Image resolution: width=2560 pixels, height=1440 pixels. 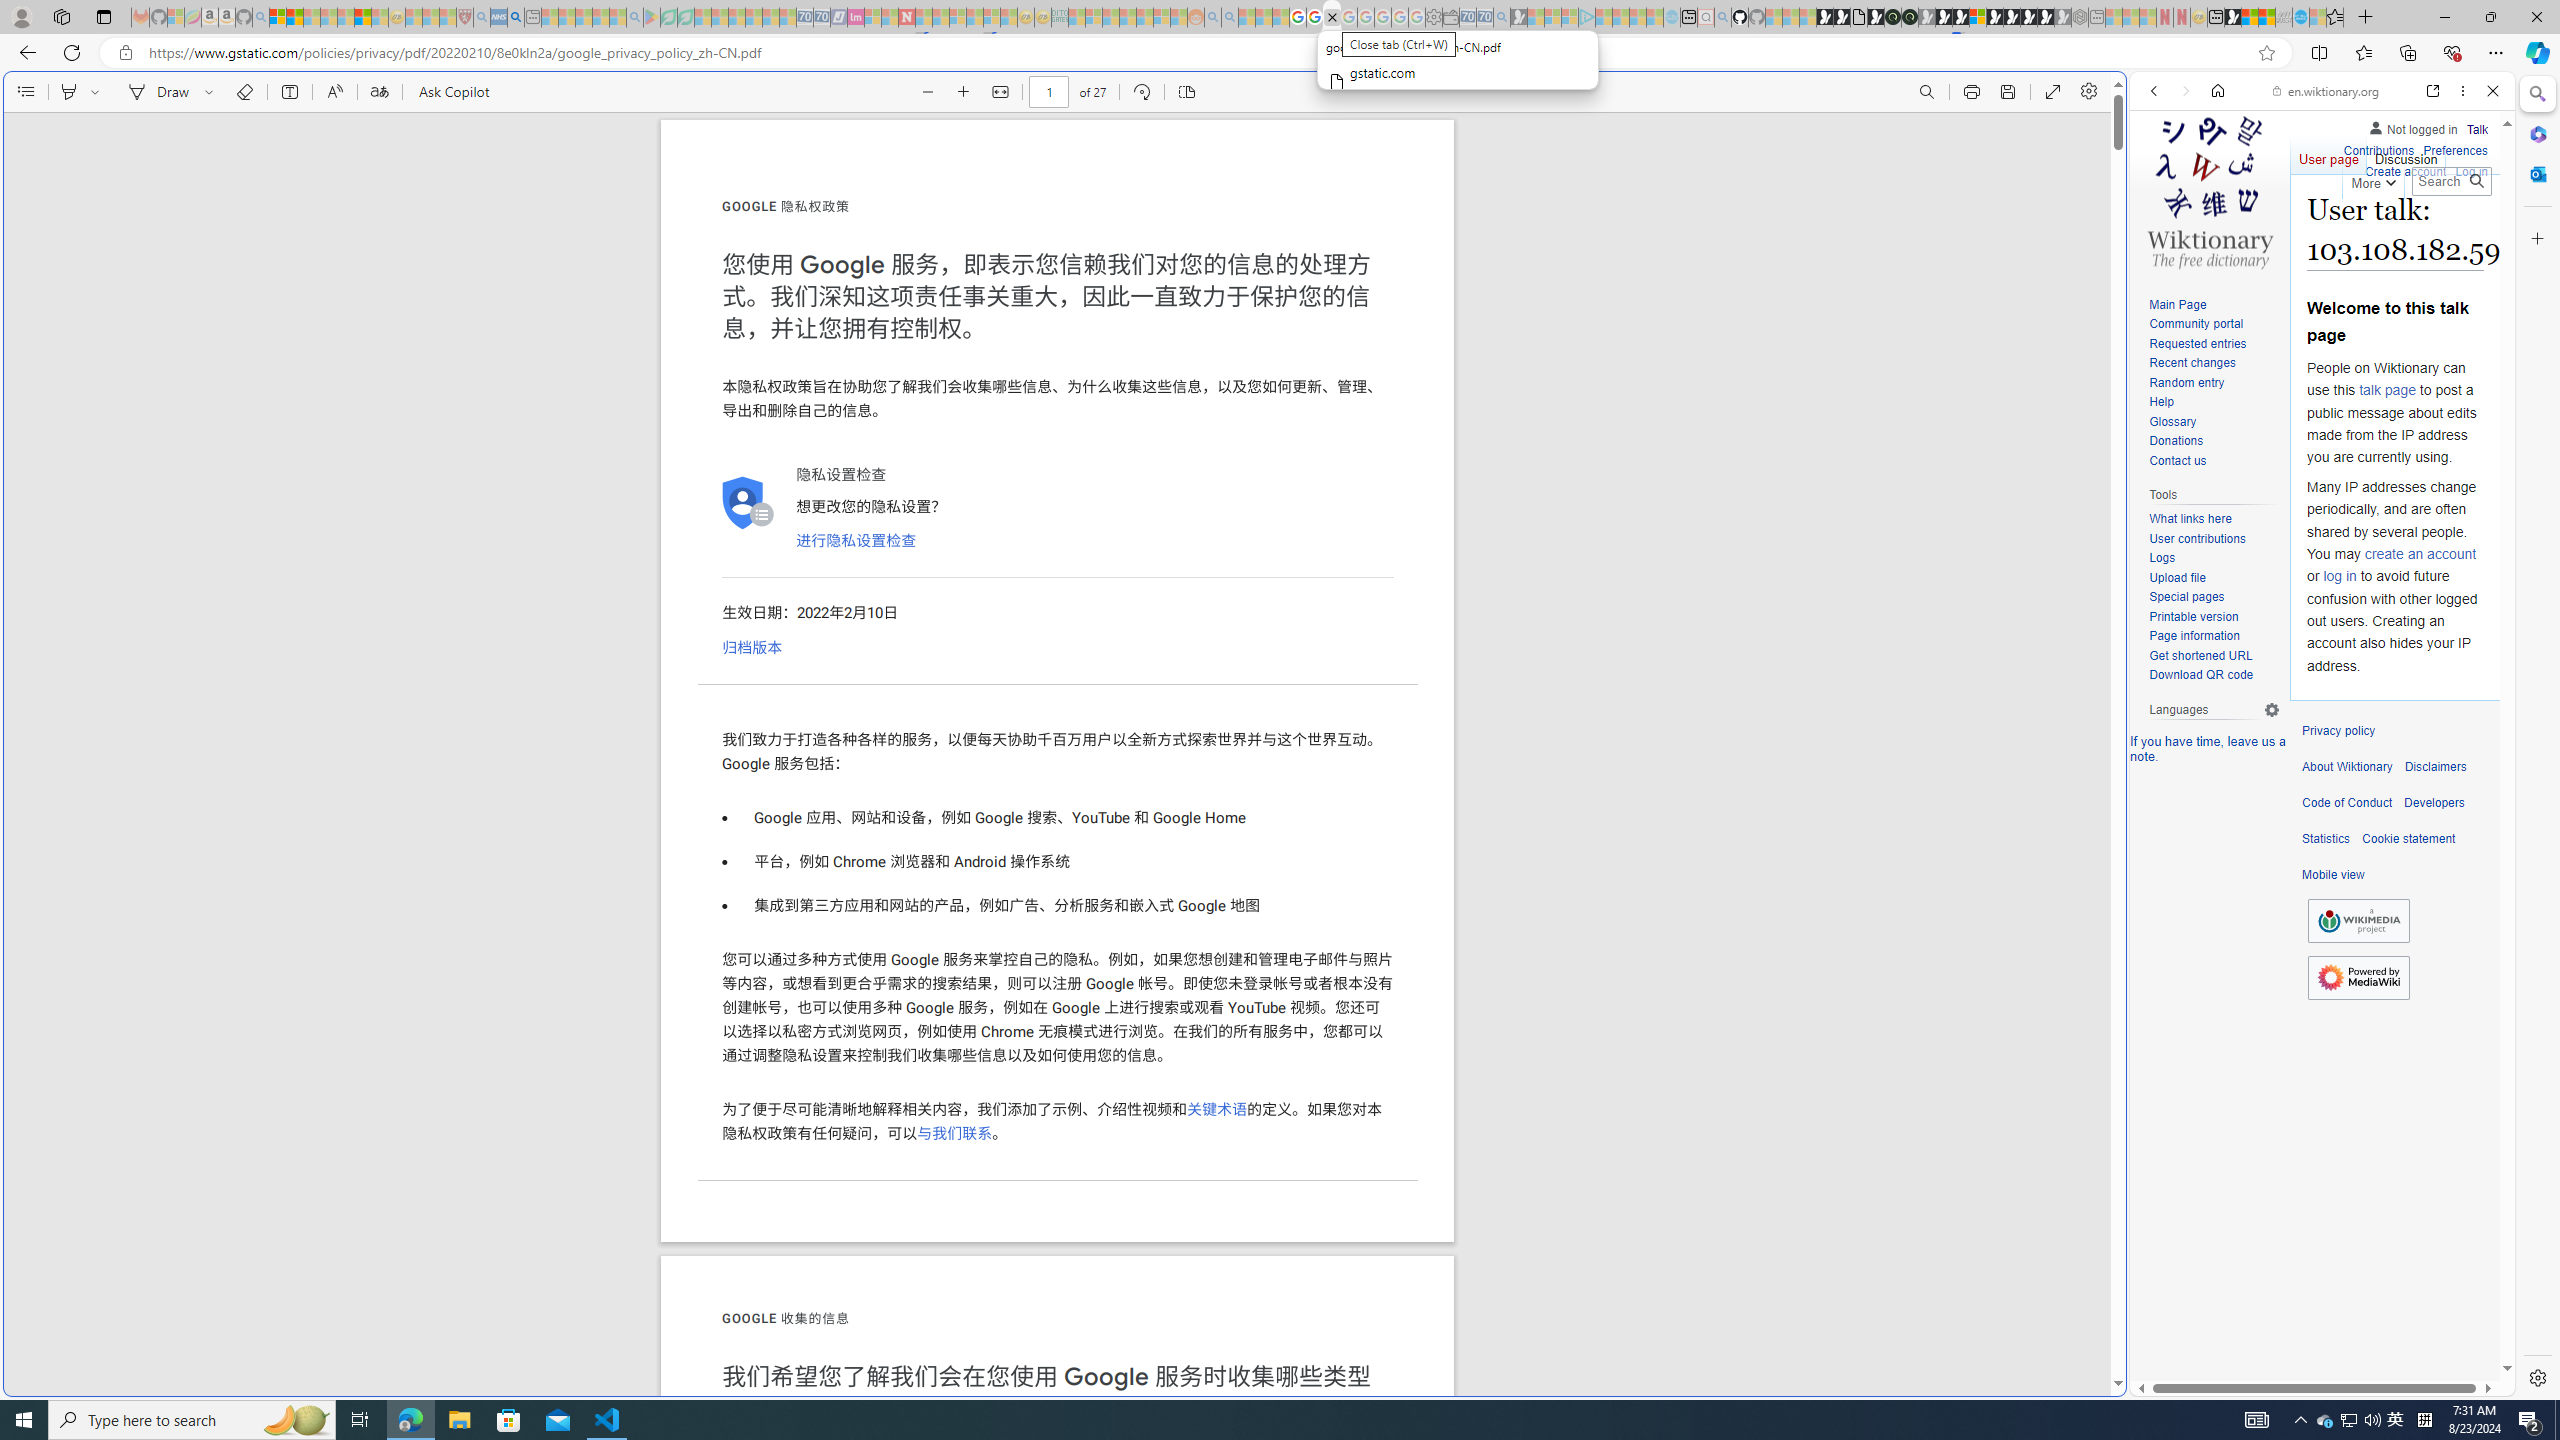 I want to click on 'Get shortened URL', so click(x=2200, y=654).